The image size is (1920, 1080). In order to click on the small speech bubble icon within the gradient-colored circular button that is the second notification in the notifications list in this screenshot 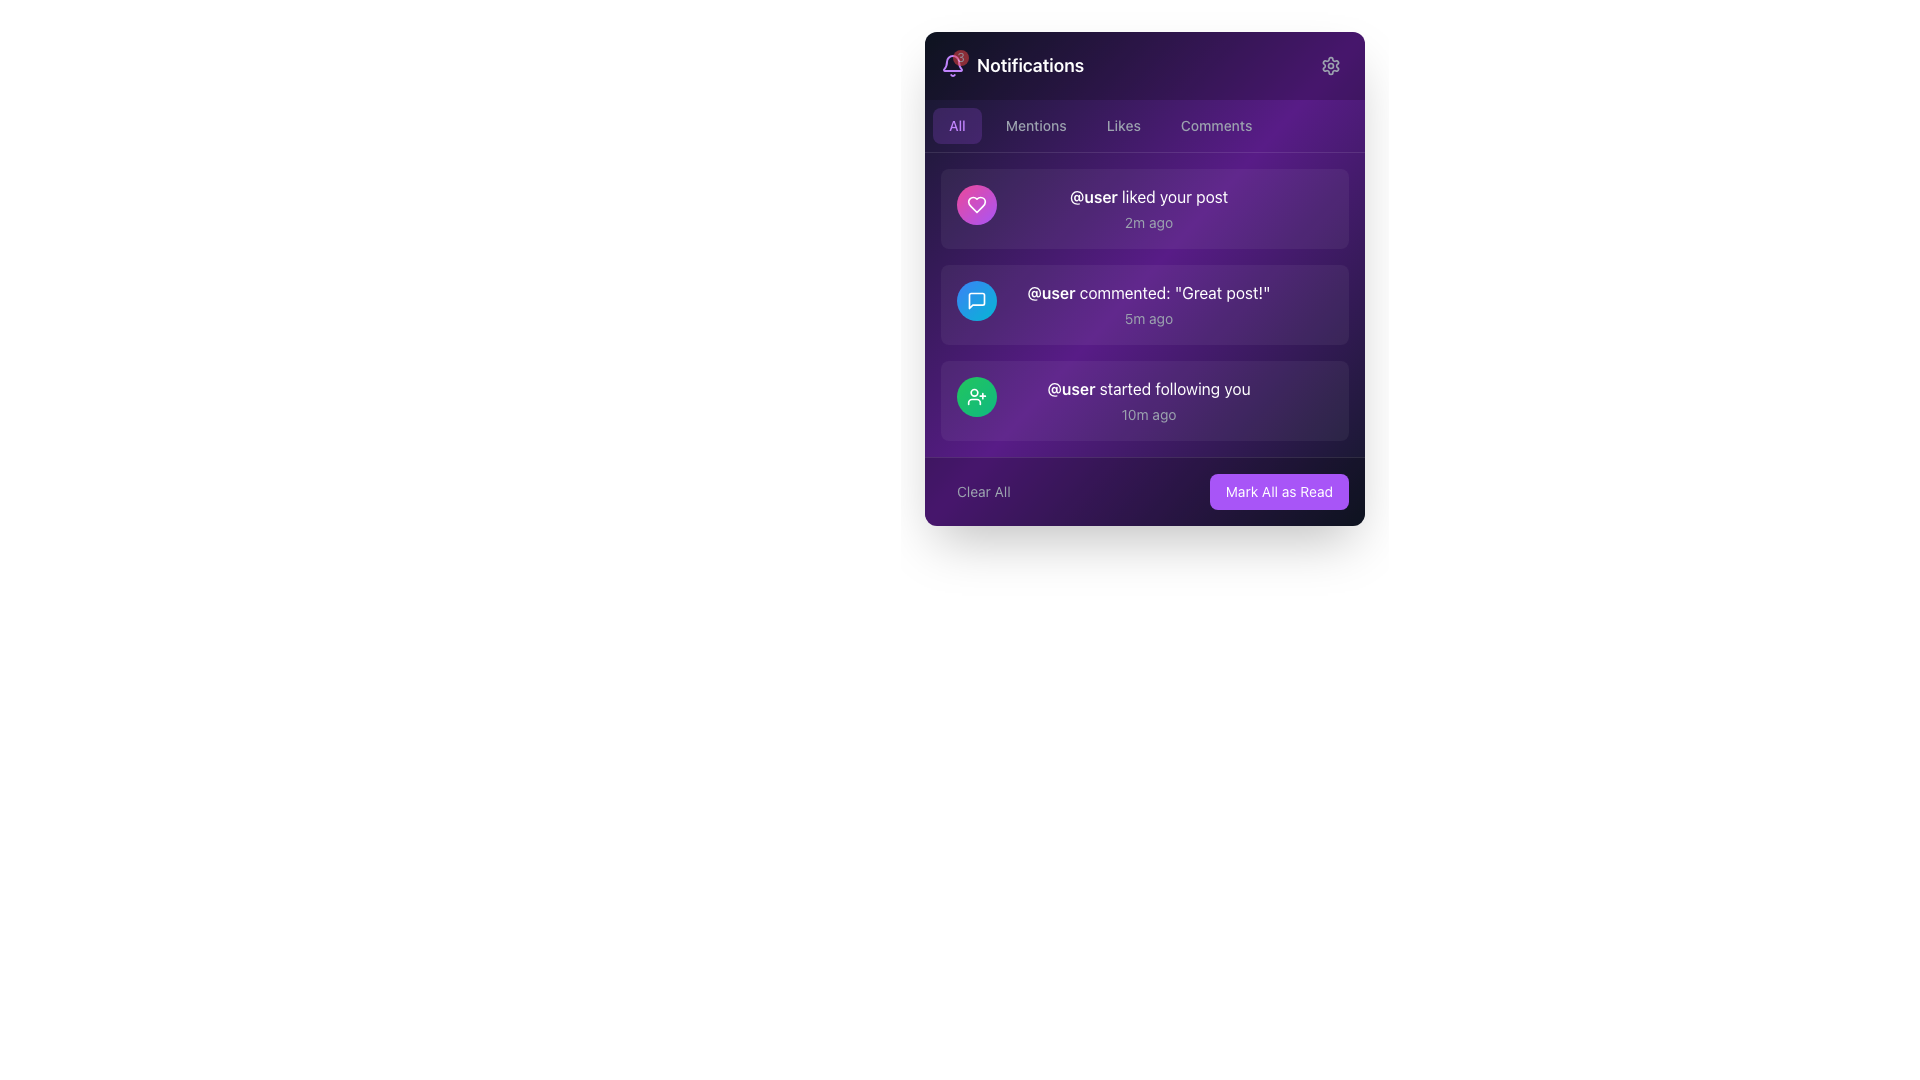, I will do `click(977, 300)`.